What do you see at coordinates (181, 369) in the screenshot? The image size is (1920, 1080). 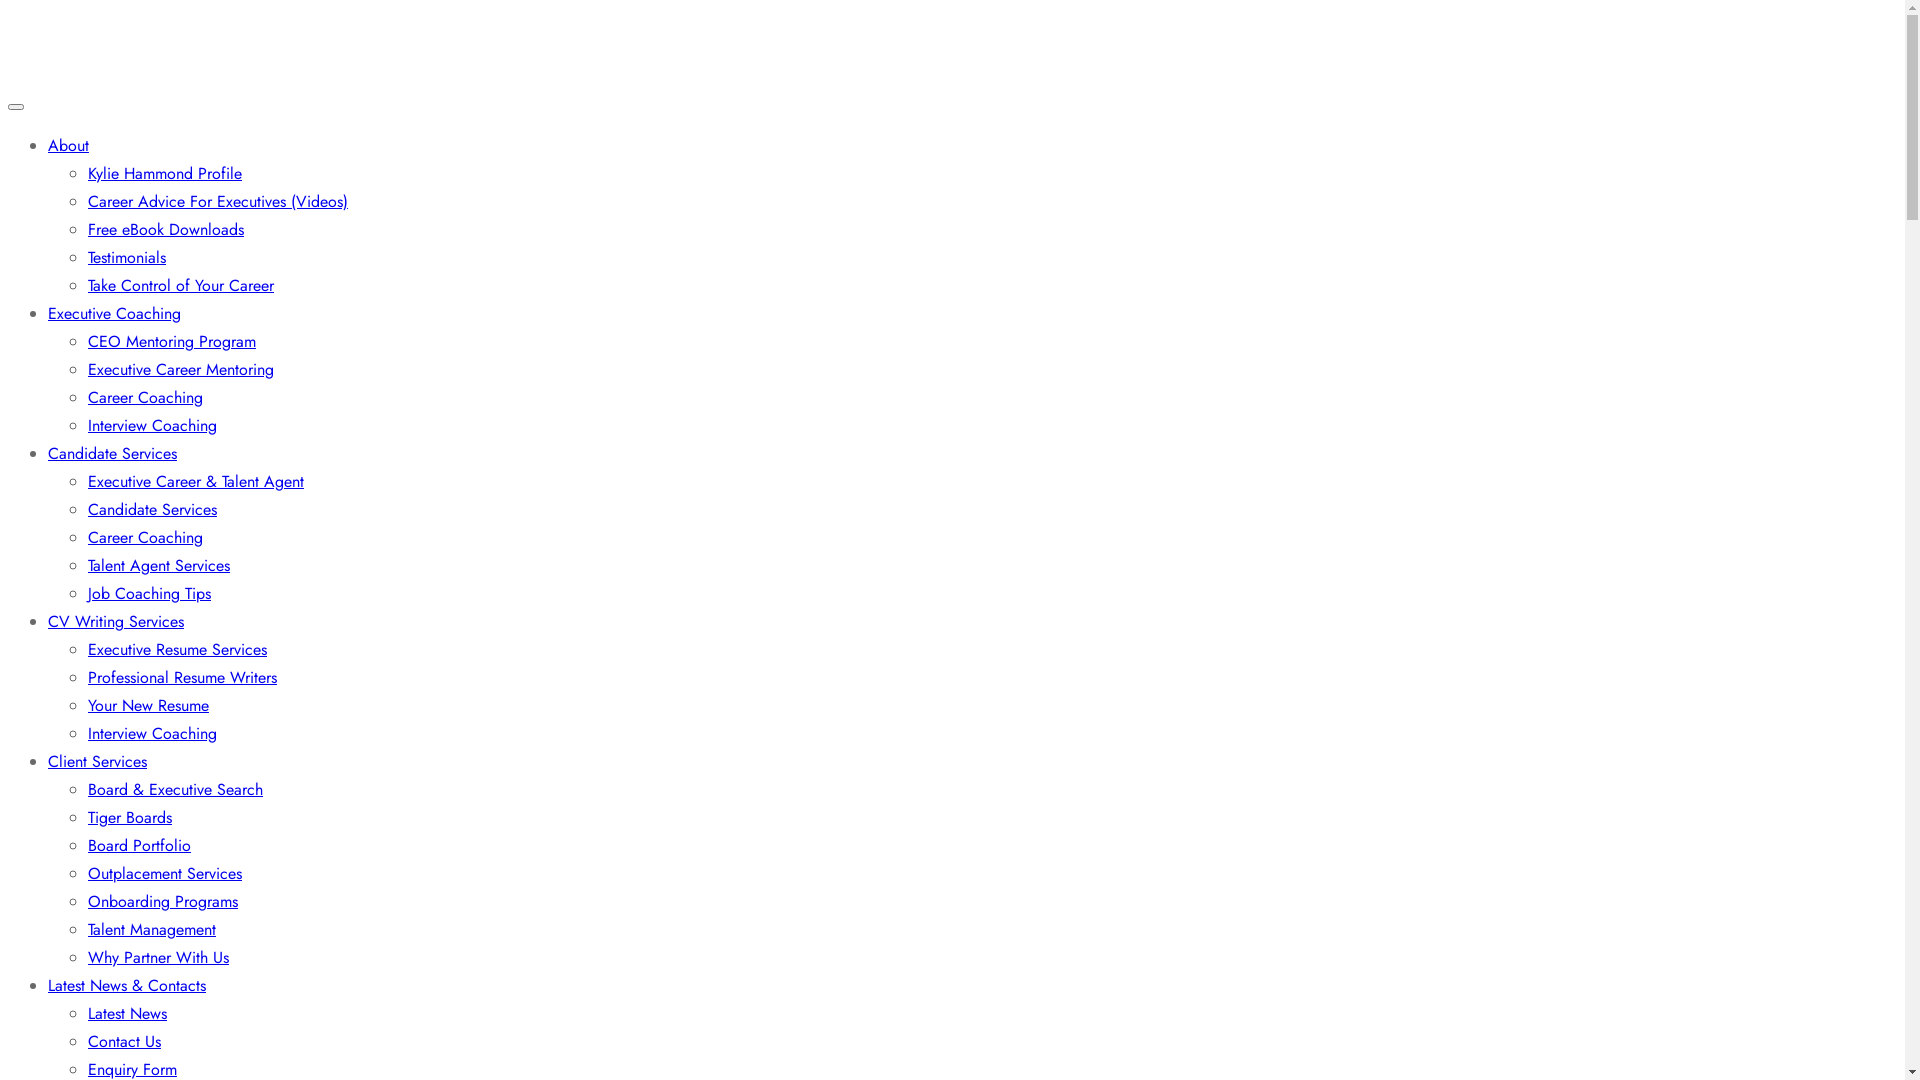 I see `'Executive Career Mentoring'` at bounding box center [181, 369].